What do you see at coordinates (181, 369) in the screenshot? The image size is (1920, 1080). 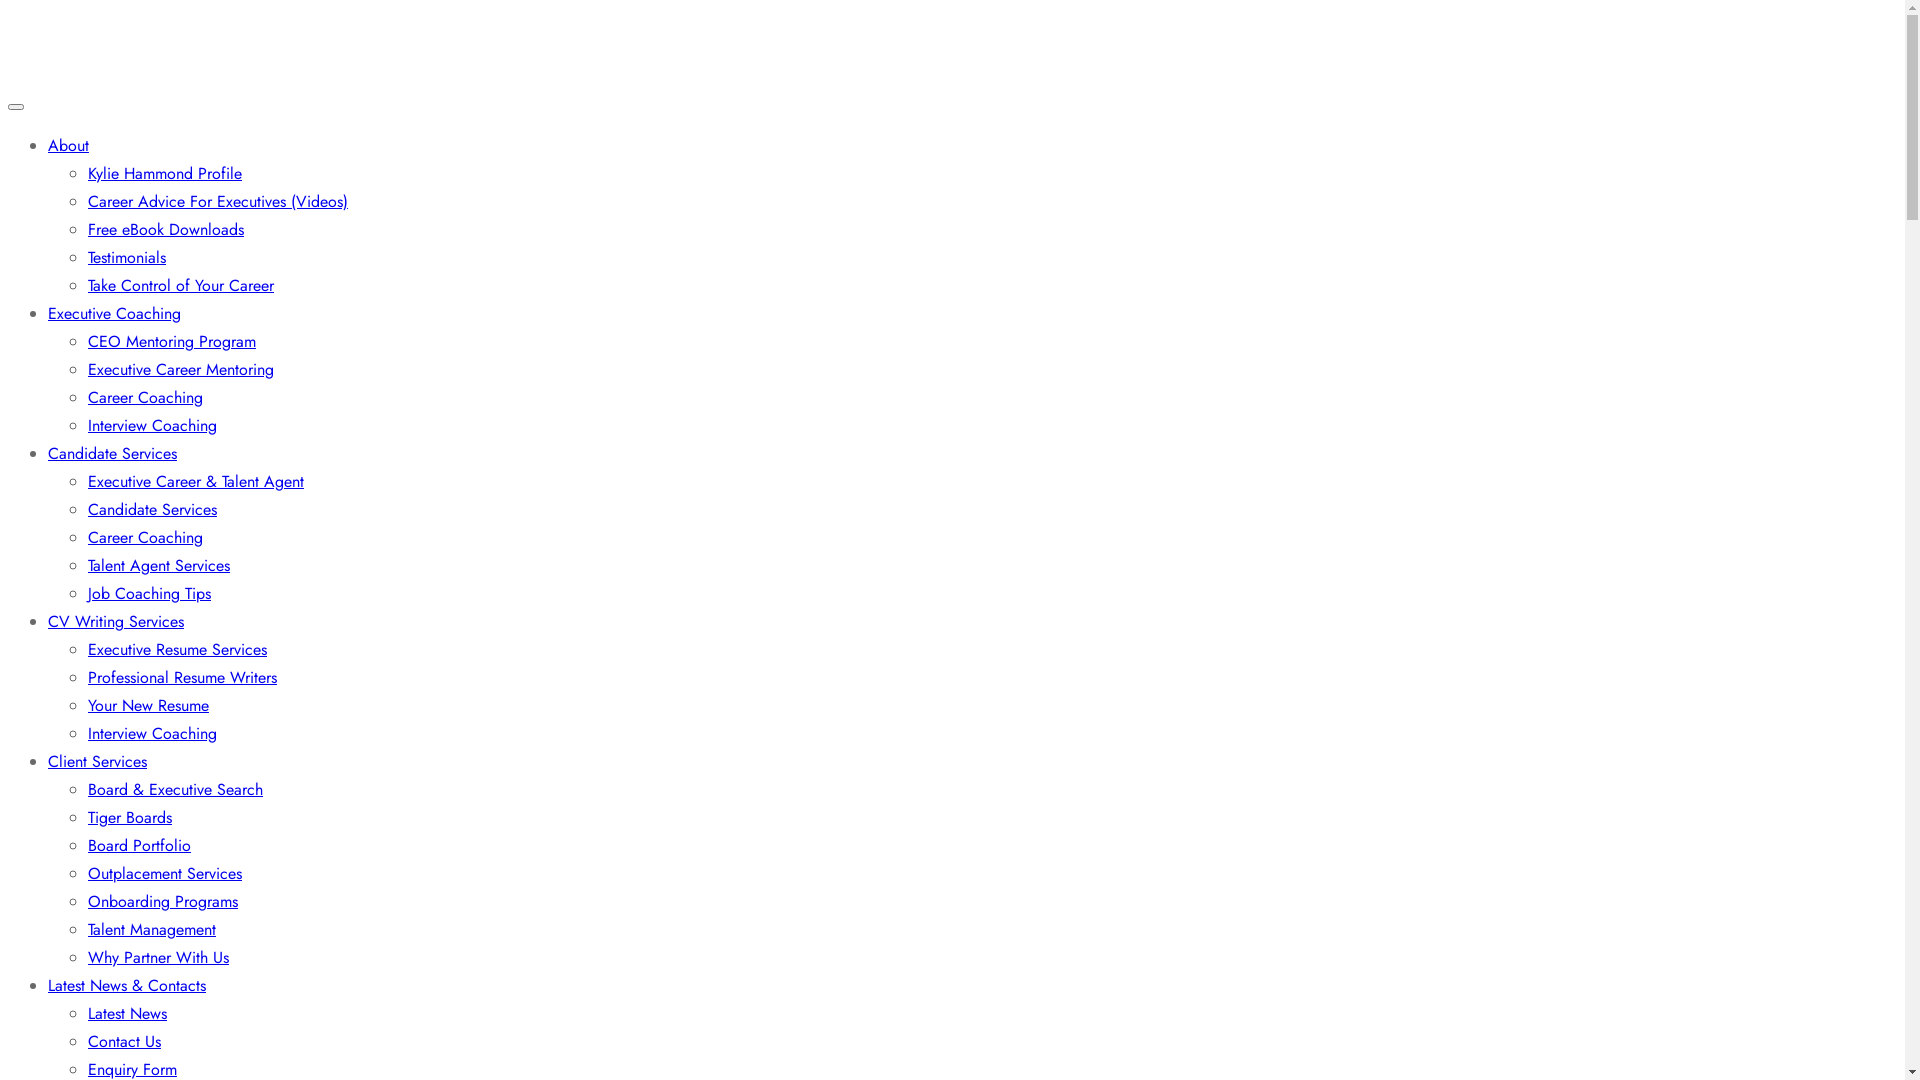 I see `'Executive Career Mentoring'` at bounding box center [181, 369].